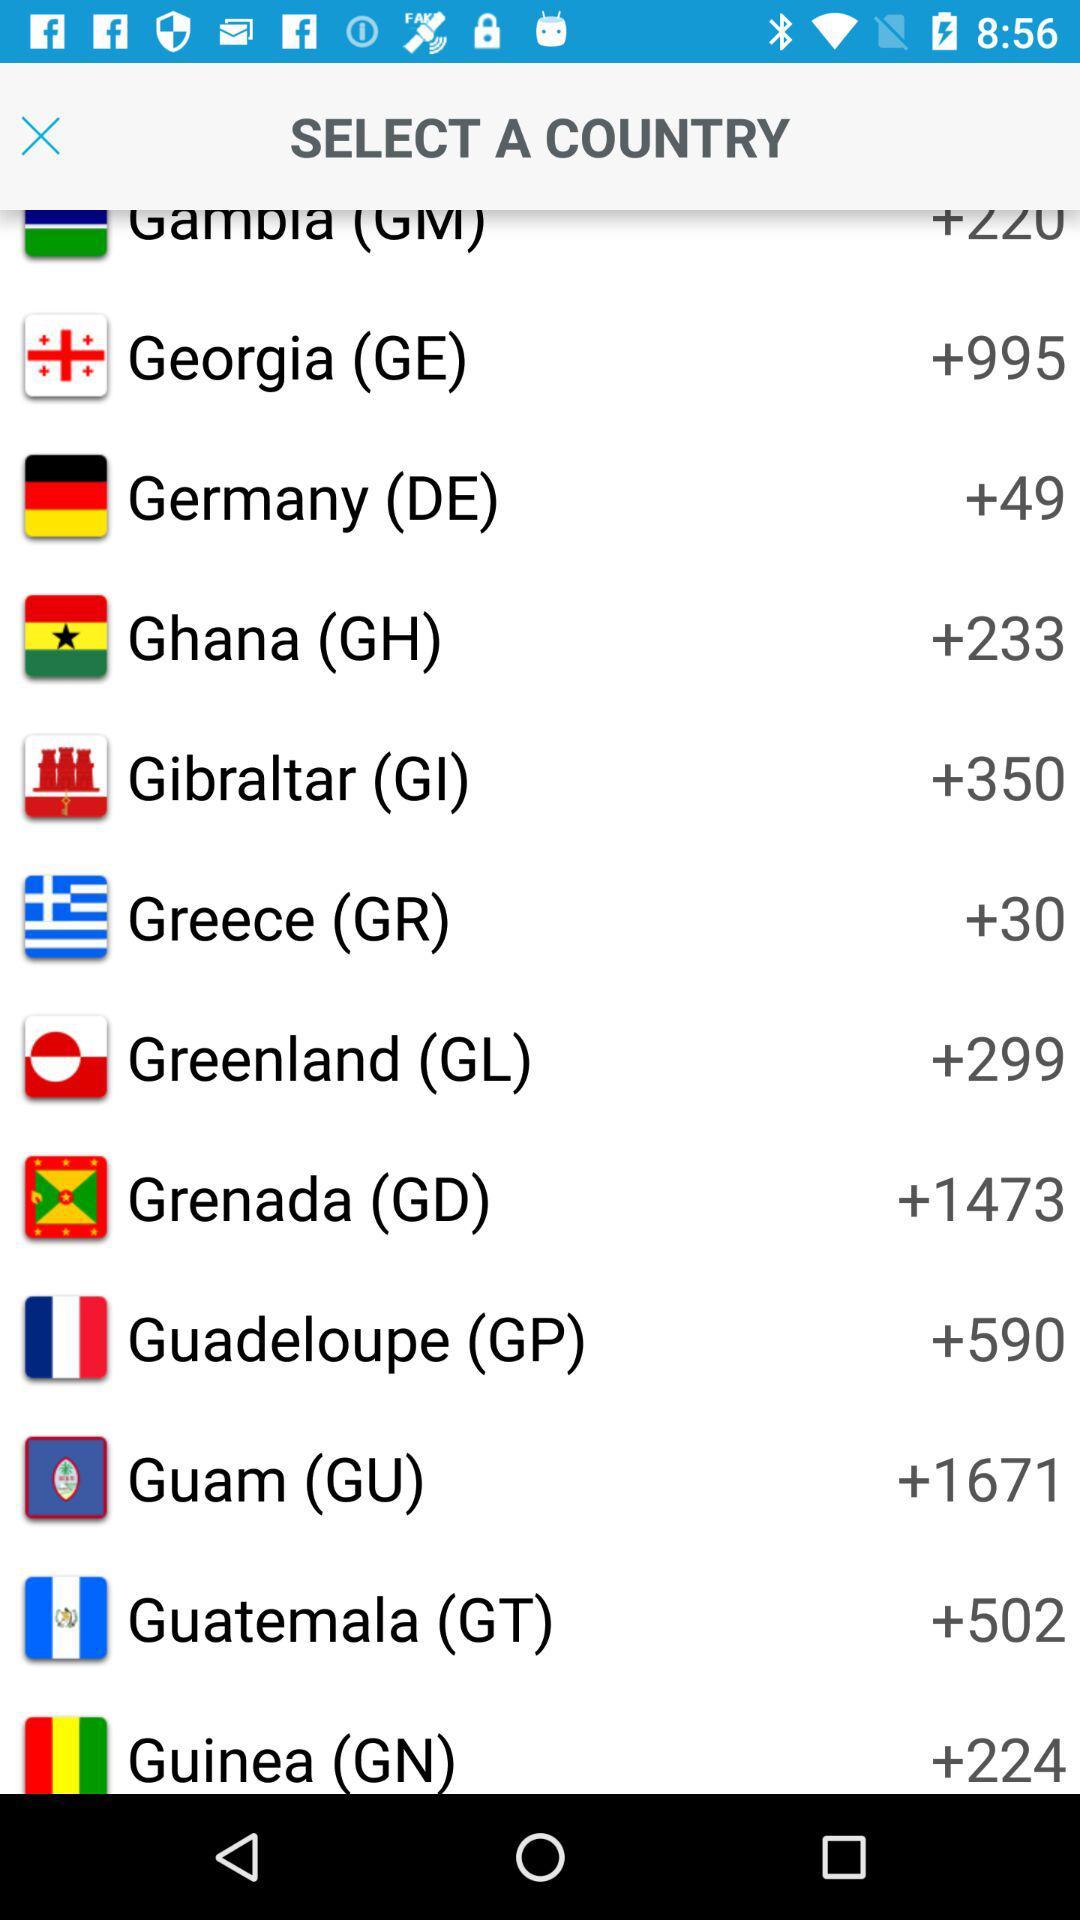  I want to click on icon to the left of +299, so click(329, 1055).